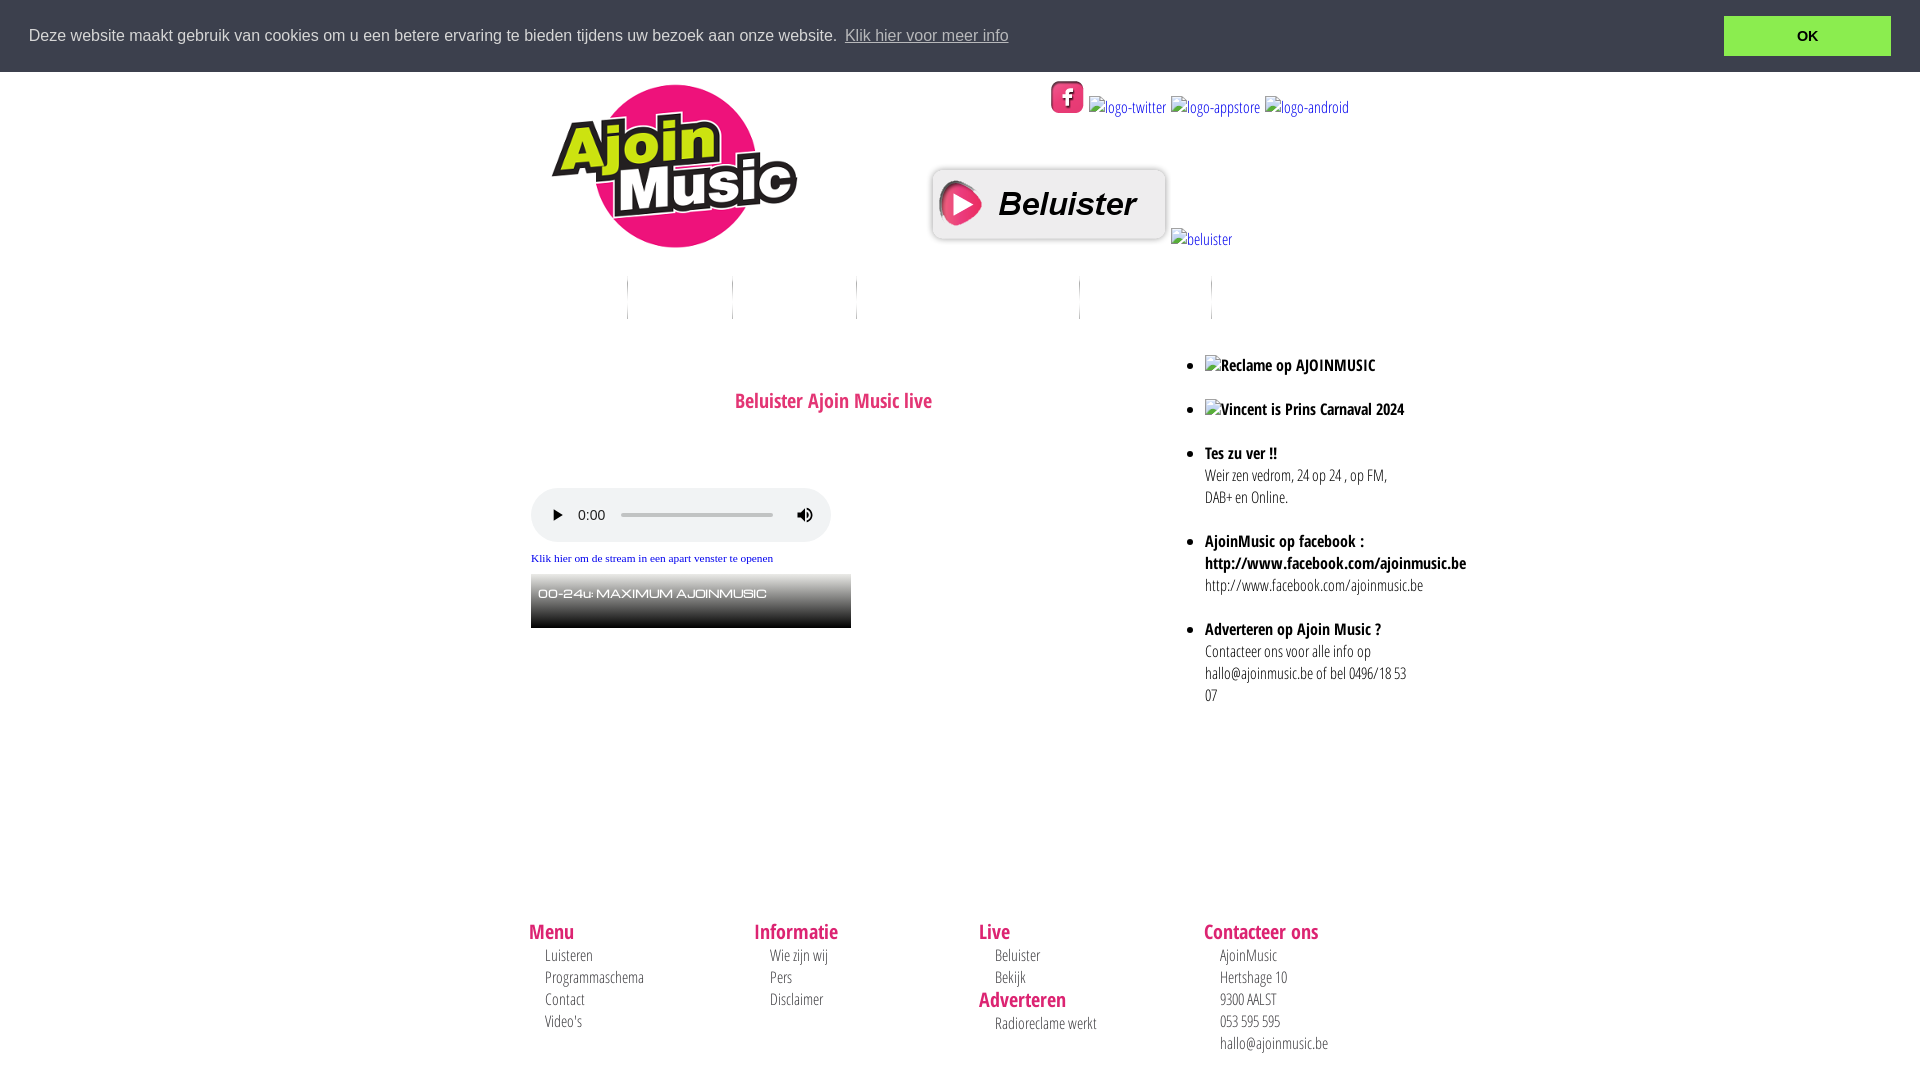 This screenshot has width=1920, height=1080. Describe the element at coordinates (568, 954) in the screenshot. I see `'Luisteren'` at that location.